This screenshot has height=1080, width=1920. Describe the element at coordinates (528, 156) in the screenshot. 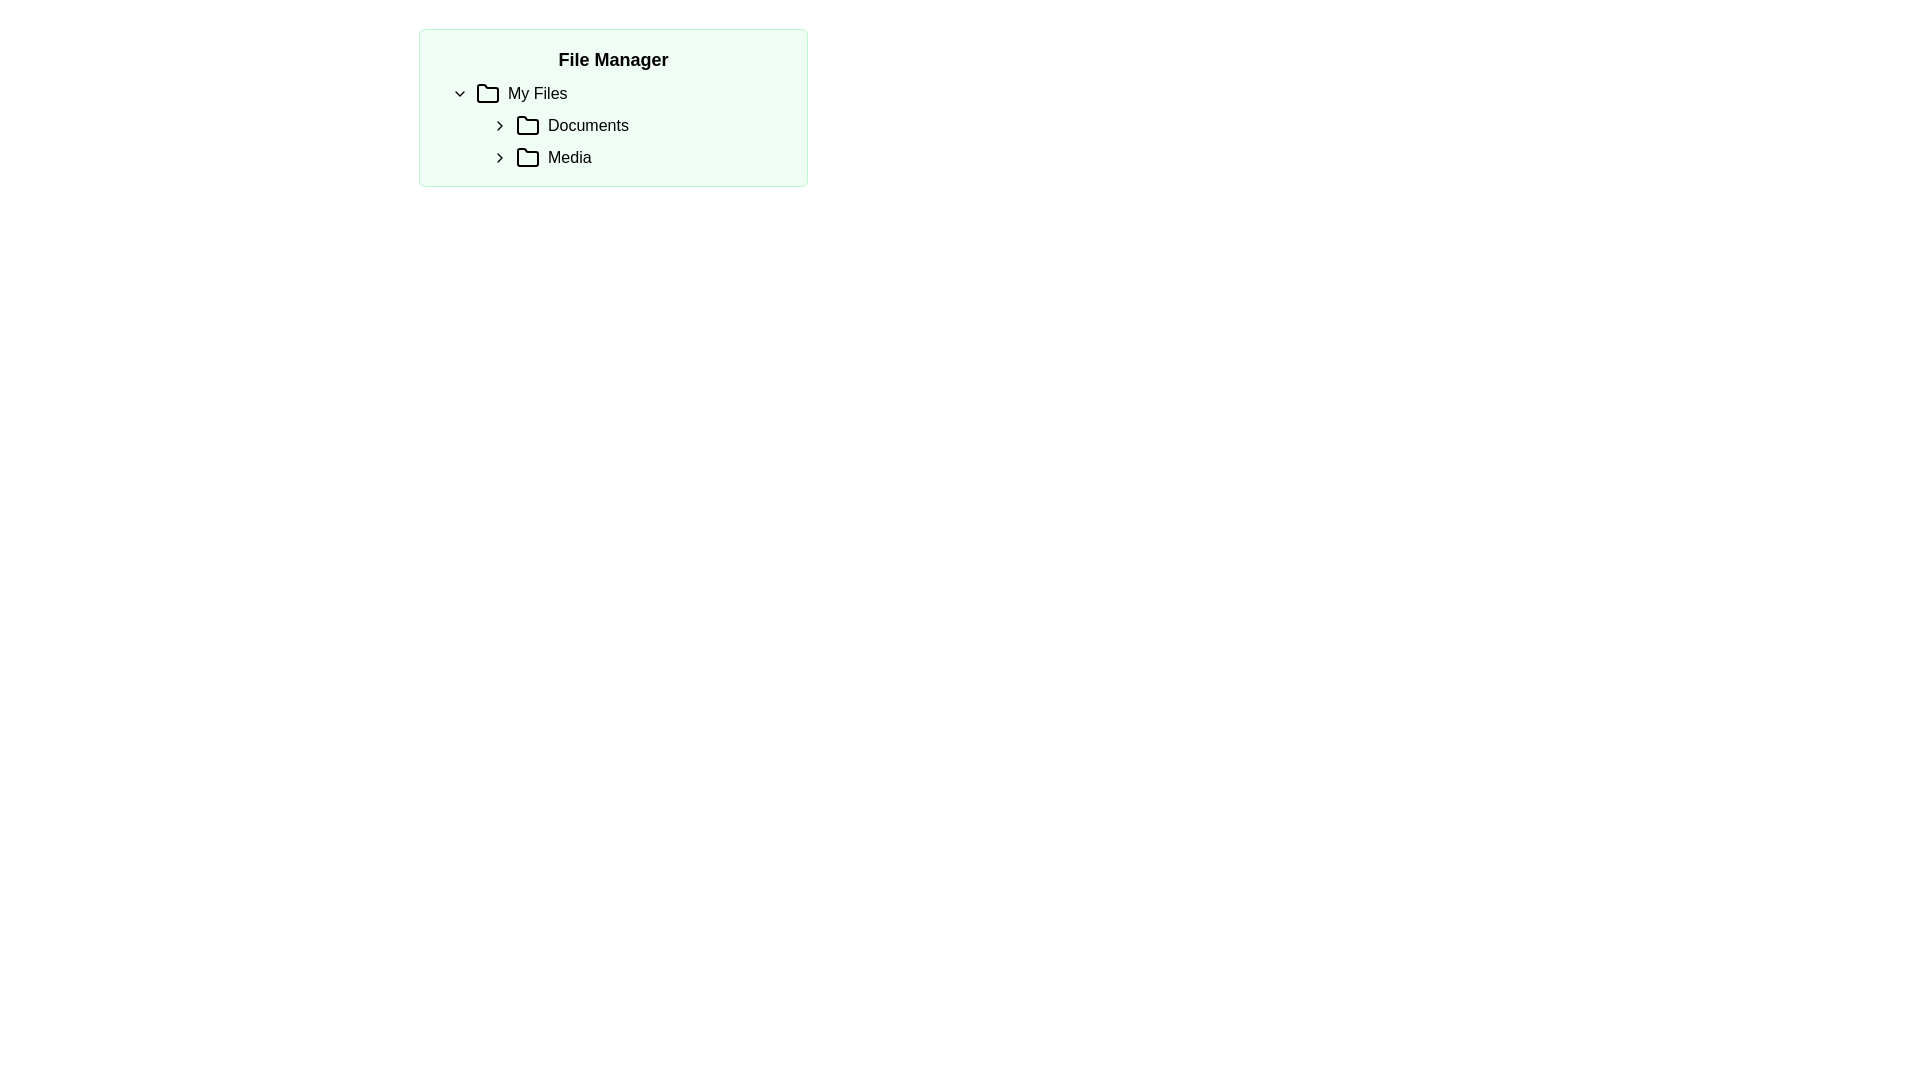

I see `the folder icon representing 'Media' in the directory tree structure` at that location.